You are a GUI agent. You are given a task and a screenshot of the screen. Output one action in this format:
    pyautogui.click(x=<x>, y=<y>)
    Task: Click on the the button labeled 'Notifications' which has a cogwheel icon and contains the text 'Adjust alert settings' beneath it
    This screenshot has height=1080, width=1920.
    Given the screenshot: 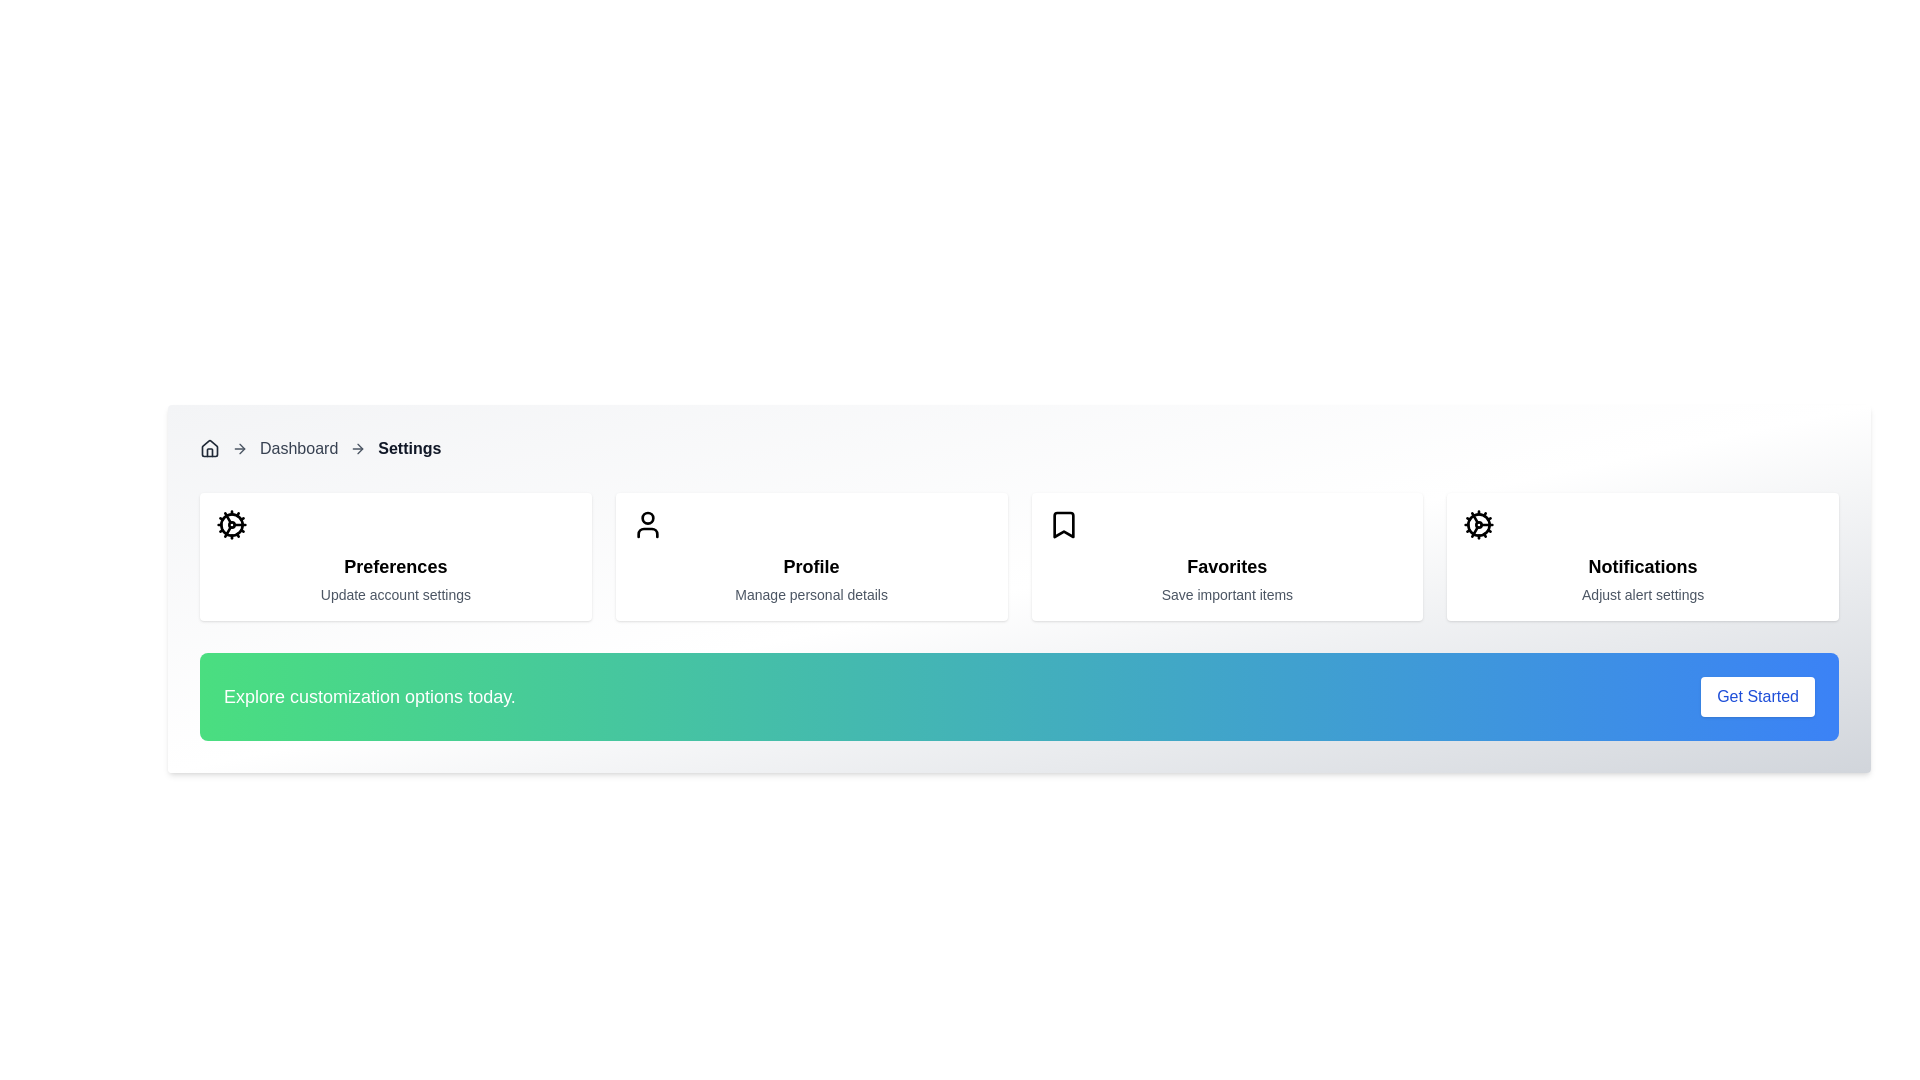 What is the action you would take?
    pyautogui.click(x=1643, y=556)
    